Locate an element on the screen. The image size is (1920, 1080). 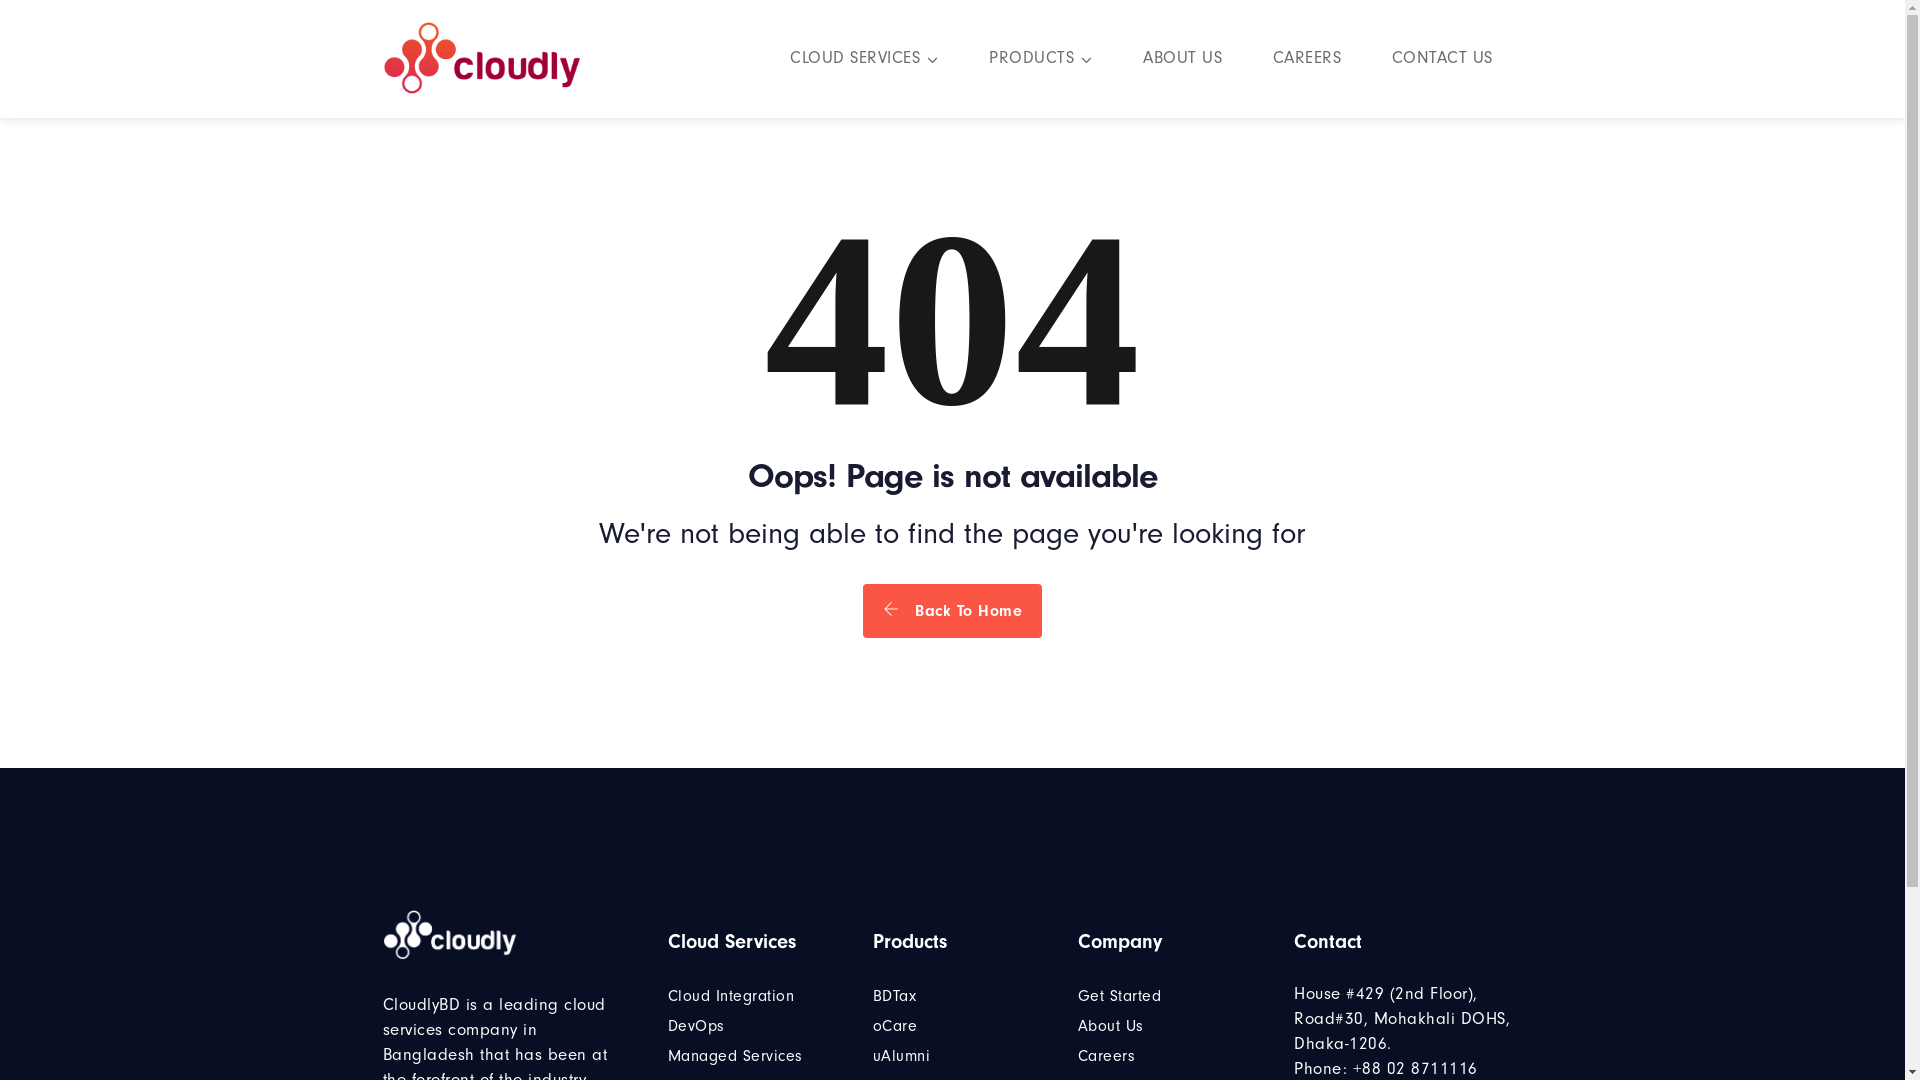
'Managed Services' is located at coordinates (734, 1055).